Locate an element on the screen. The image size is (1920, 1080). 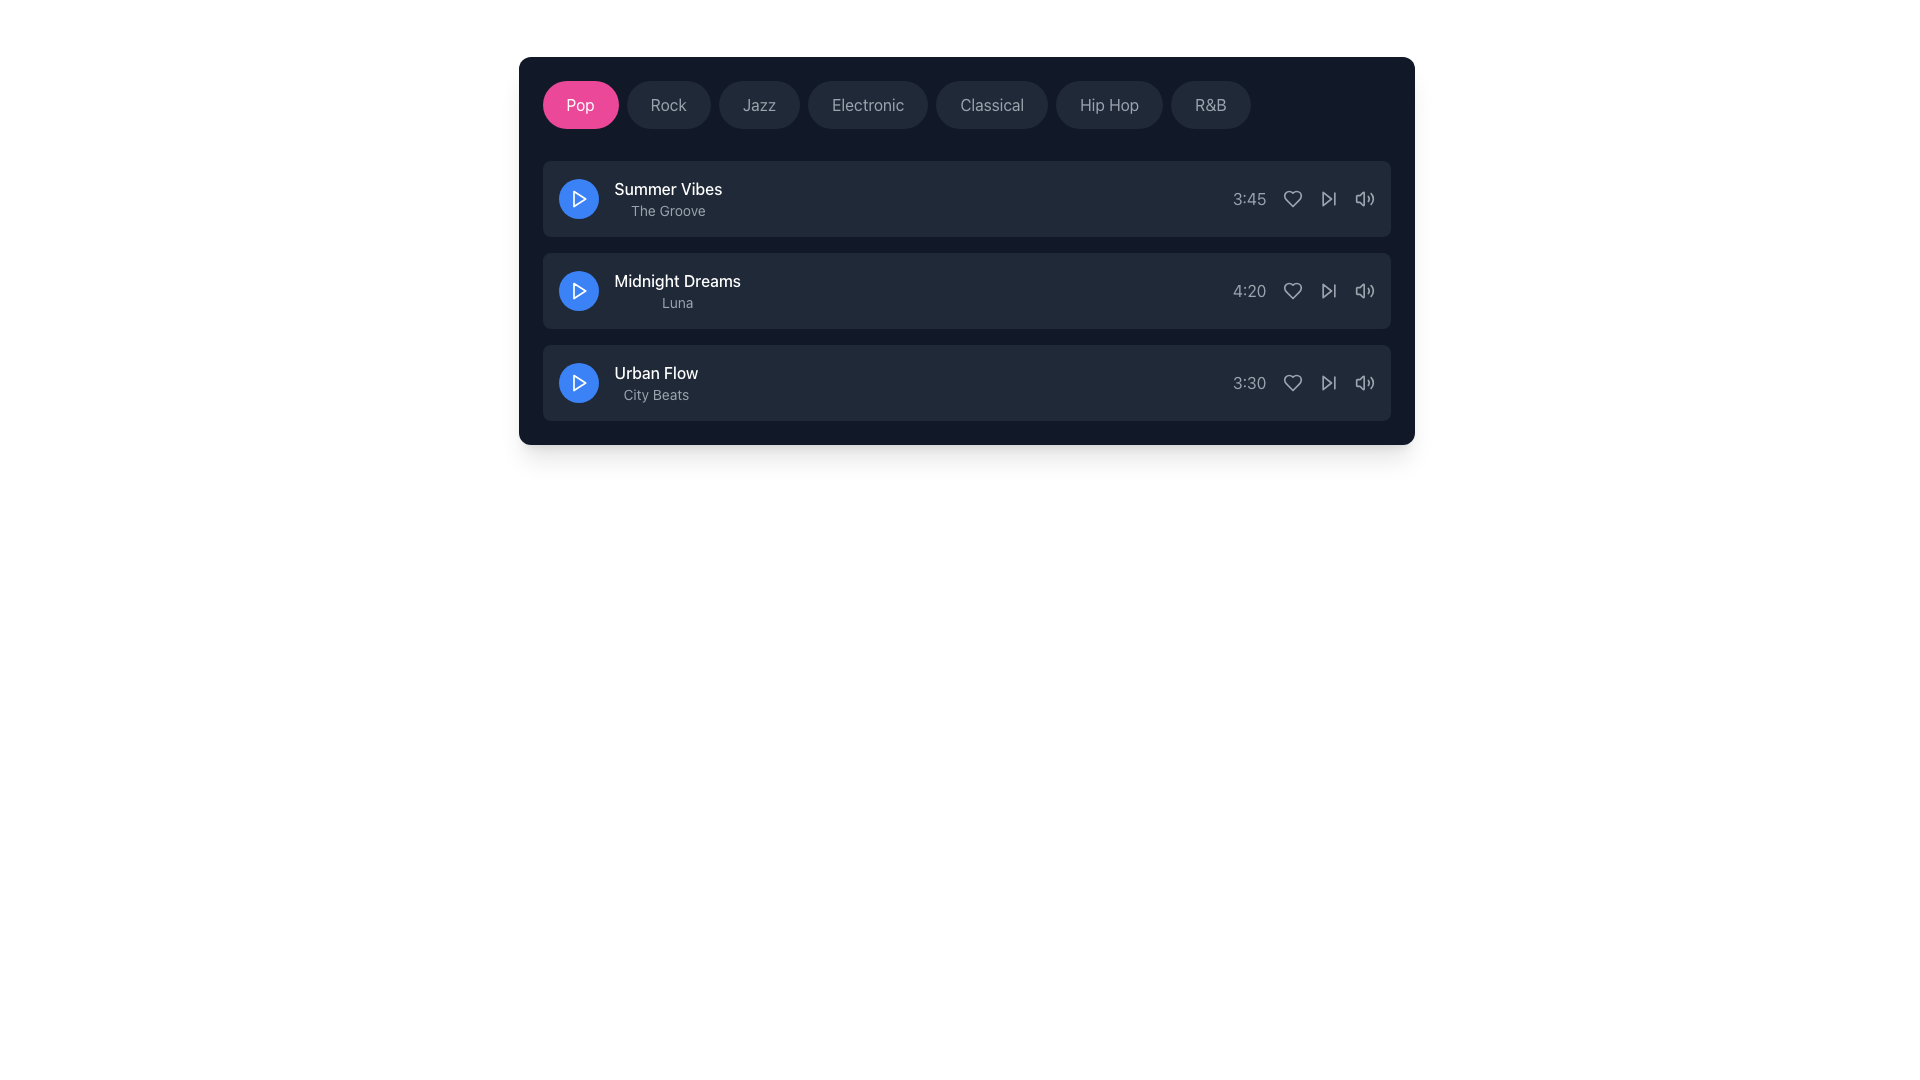
the play icon for the 'Midnight Dreams' track to initiate playback of the associated media is located at coordinates (578, 290).